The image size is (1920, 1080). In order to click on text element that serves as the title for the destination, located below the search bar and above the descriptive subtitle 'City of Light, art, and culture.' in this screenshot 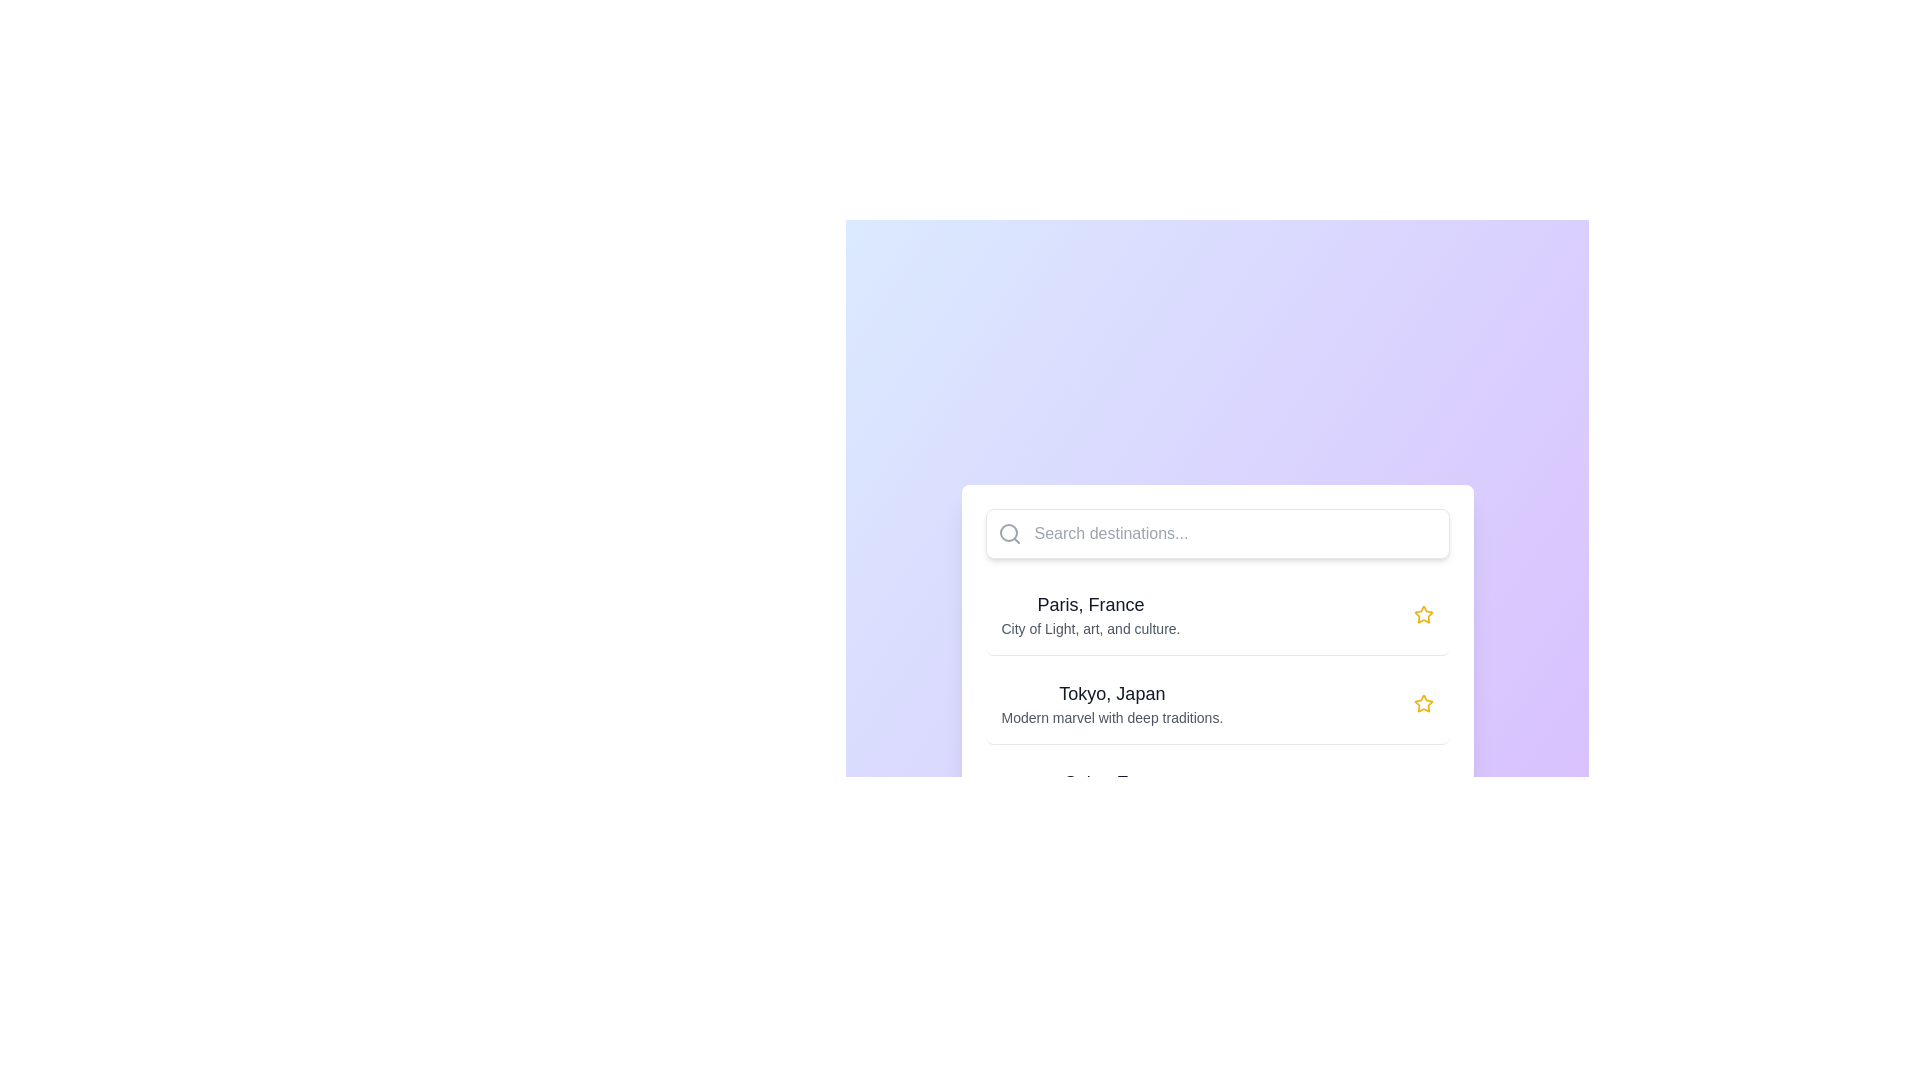, I will do `click(1089, 603)`.